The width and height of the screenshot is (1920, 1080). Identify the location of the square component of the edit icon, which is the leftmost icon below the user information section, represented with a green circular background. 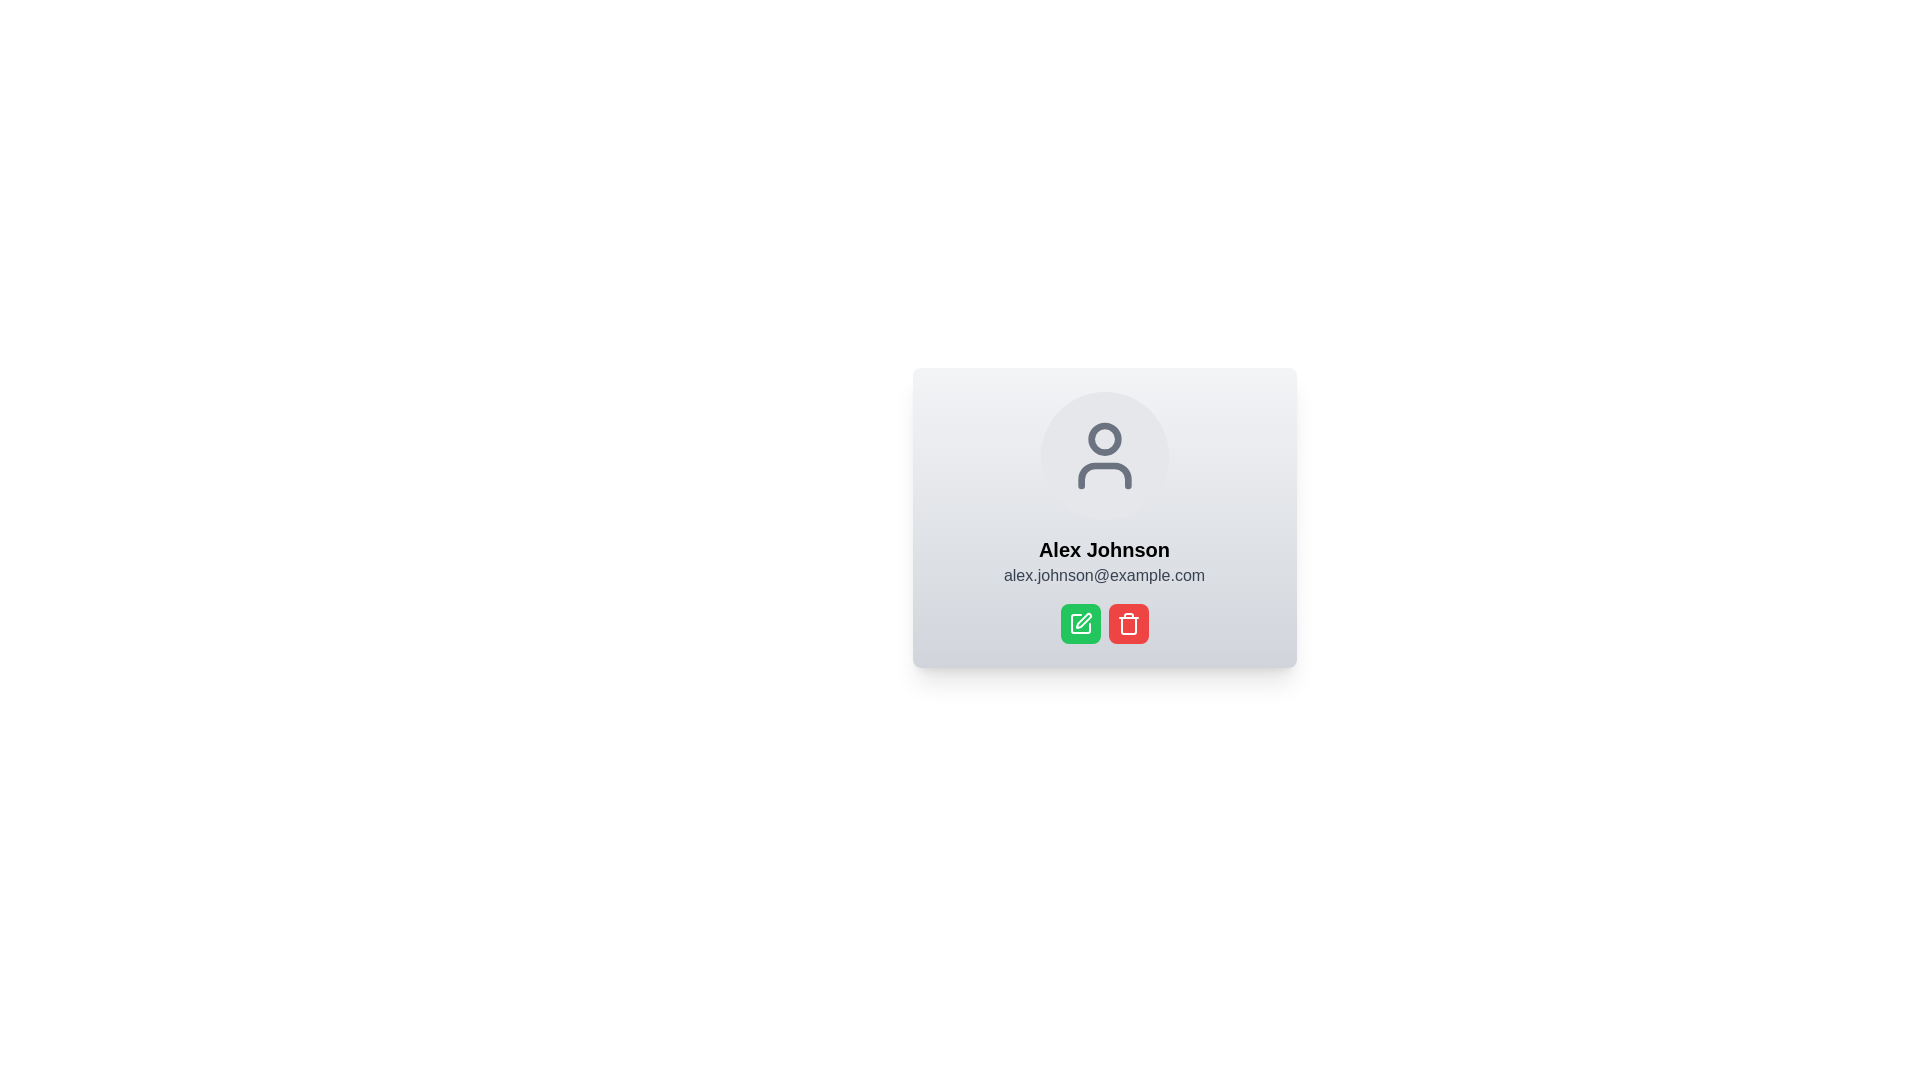
(1079, 623).